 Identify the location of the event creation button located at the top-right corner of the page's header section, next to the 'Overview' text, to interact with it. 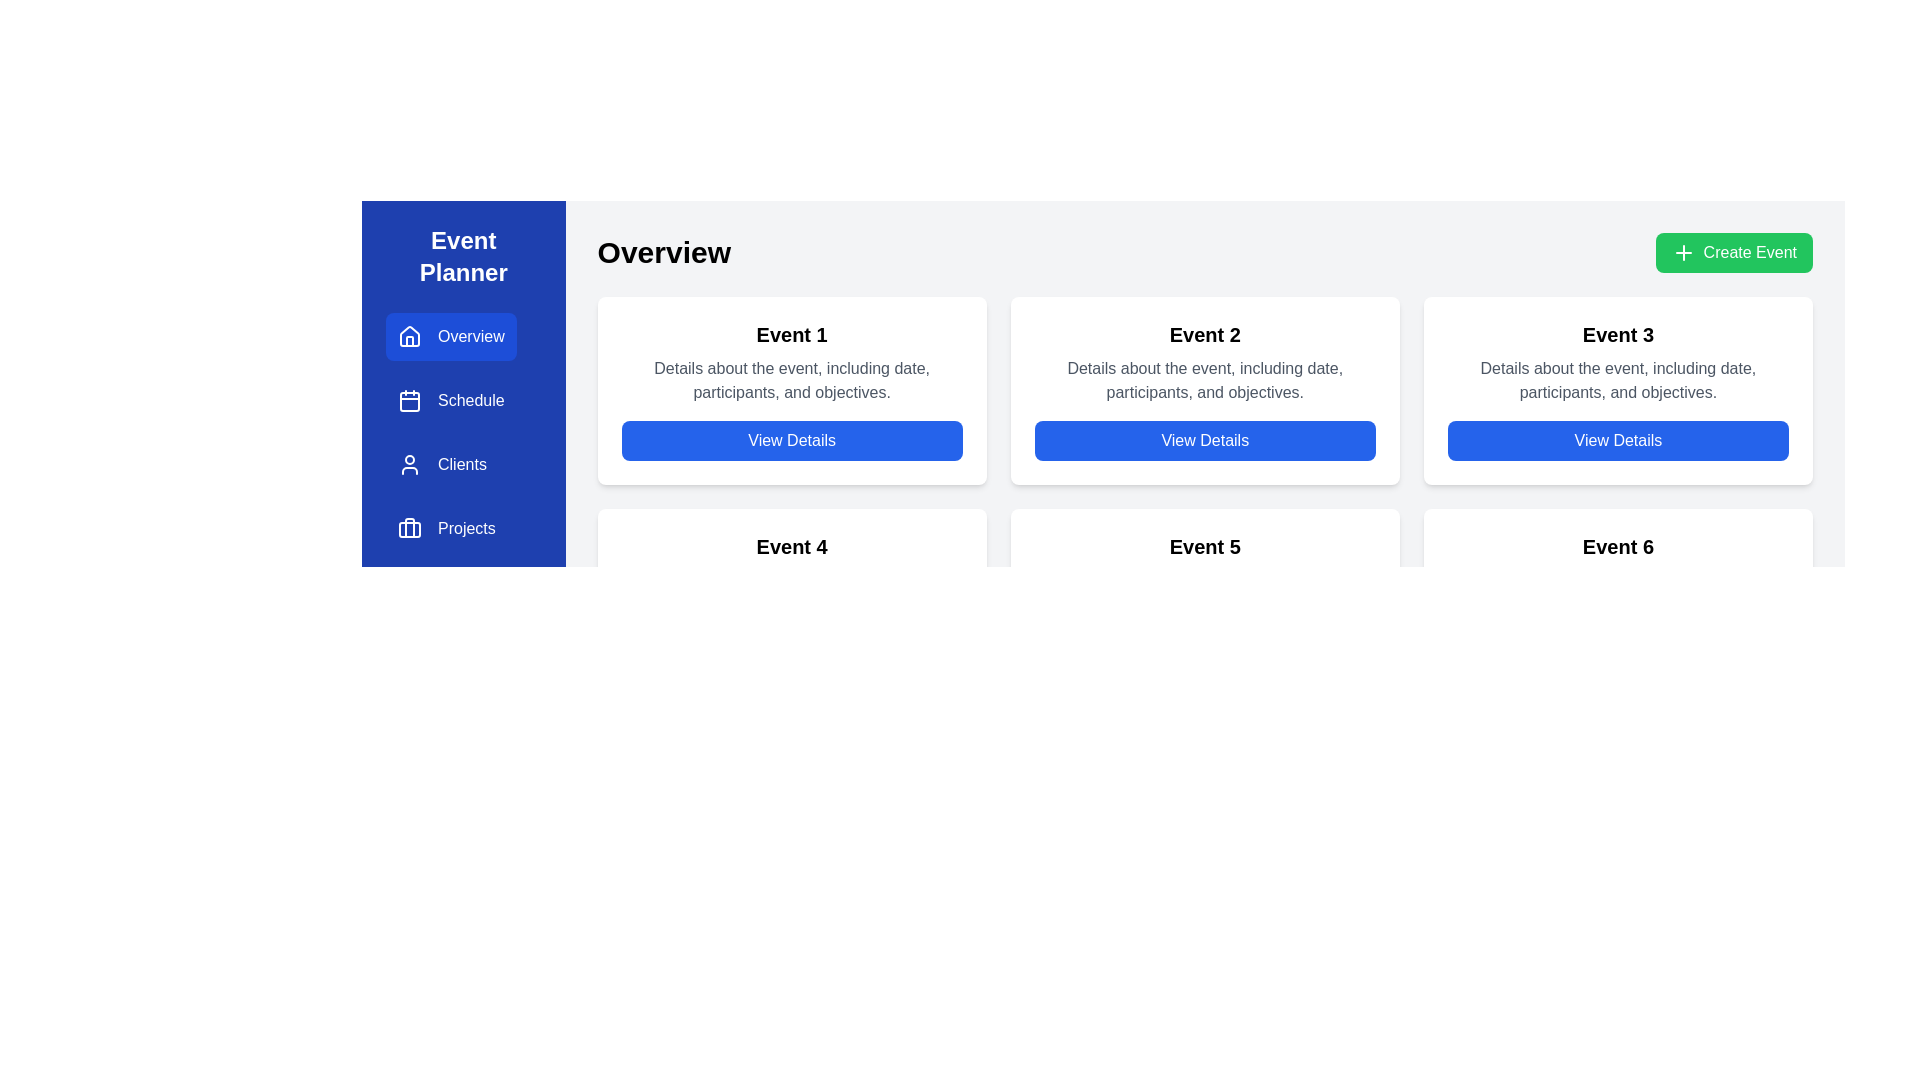
(1733, 252).